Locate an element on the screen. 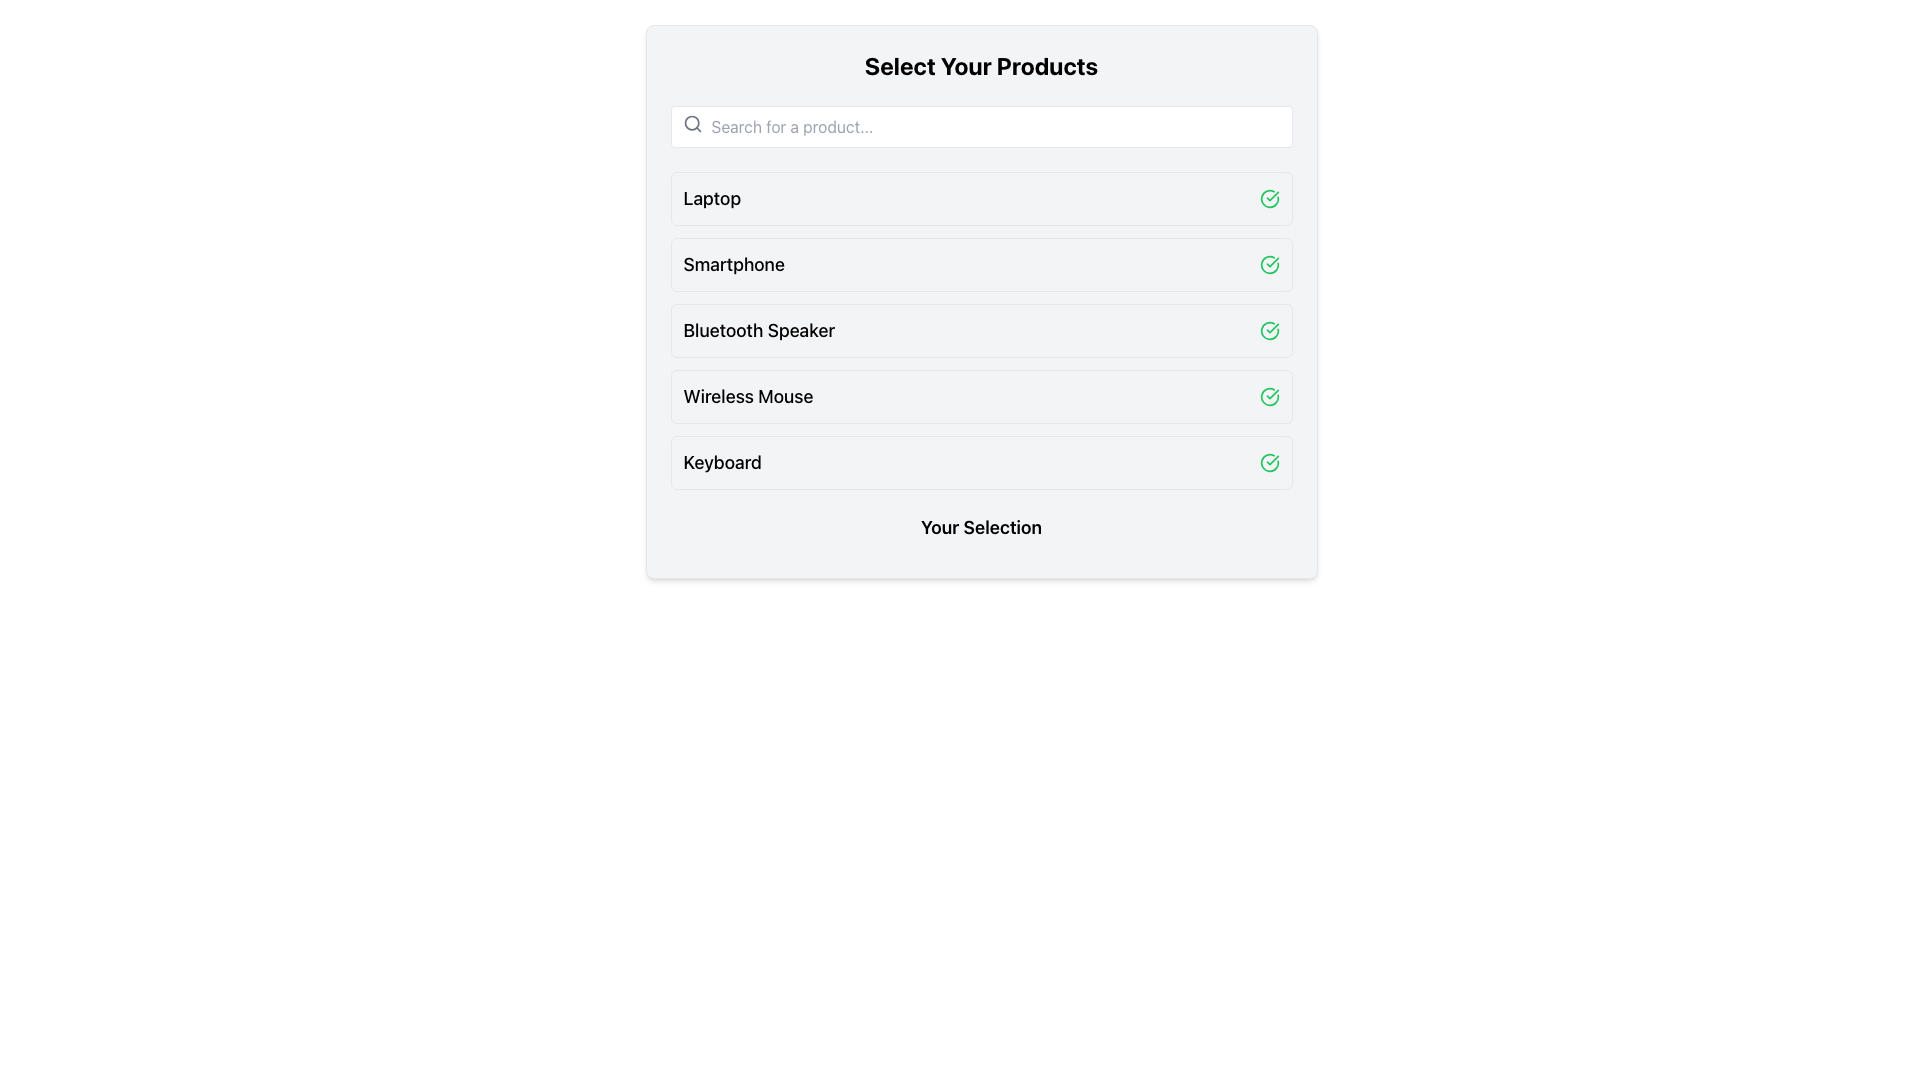  the 'Keyboard' button is located at coordinates (981, 462).